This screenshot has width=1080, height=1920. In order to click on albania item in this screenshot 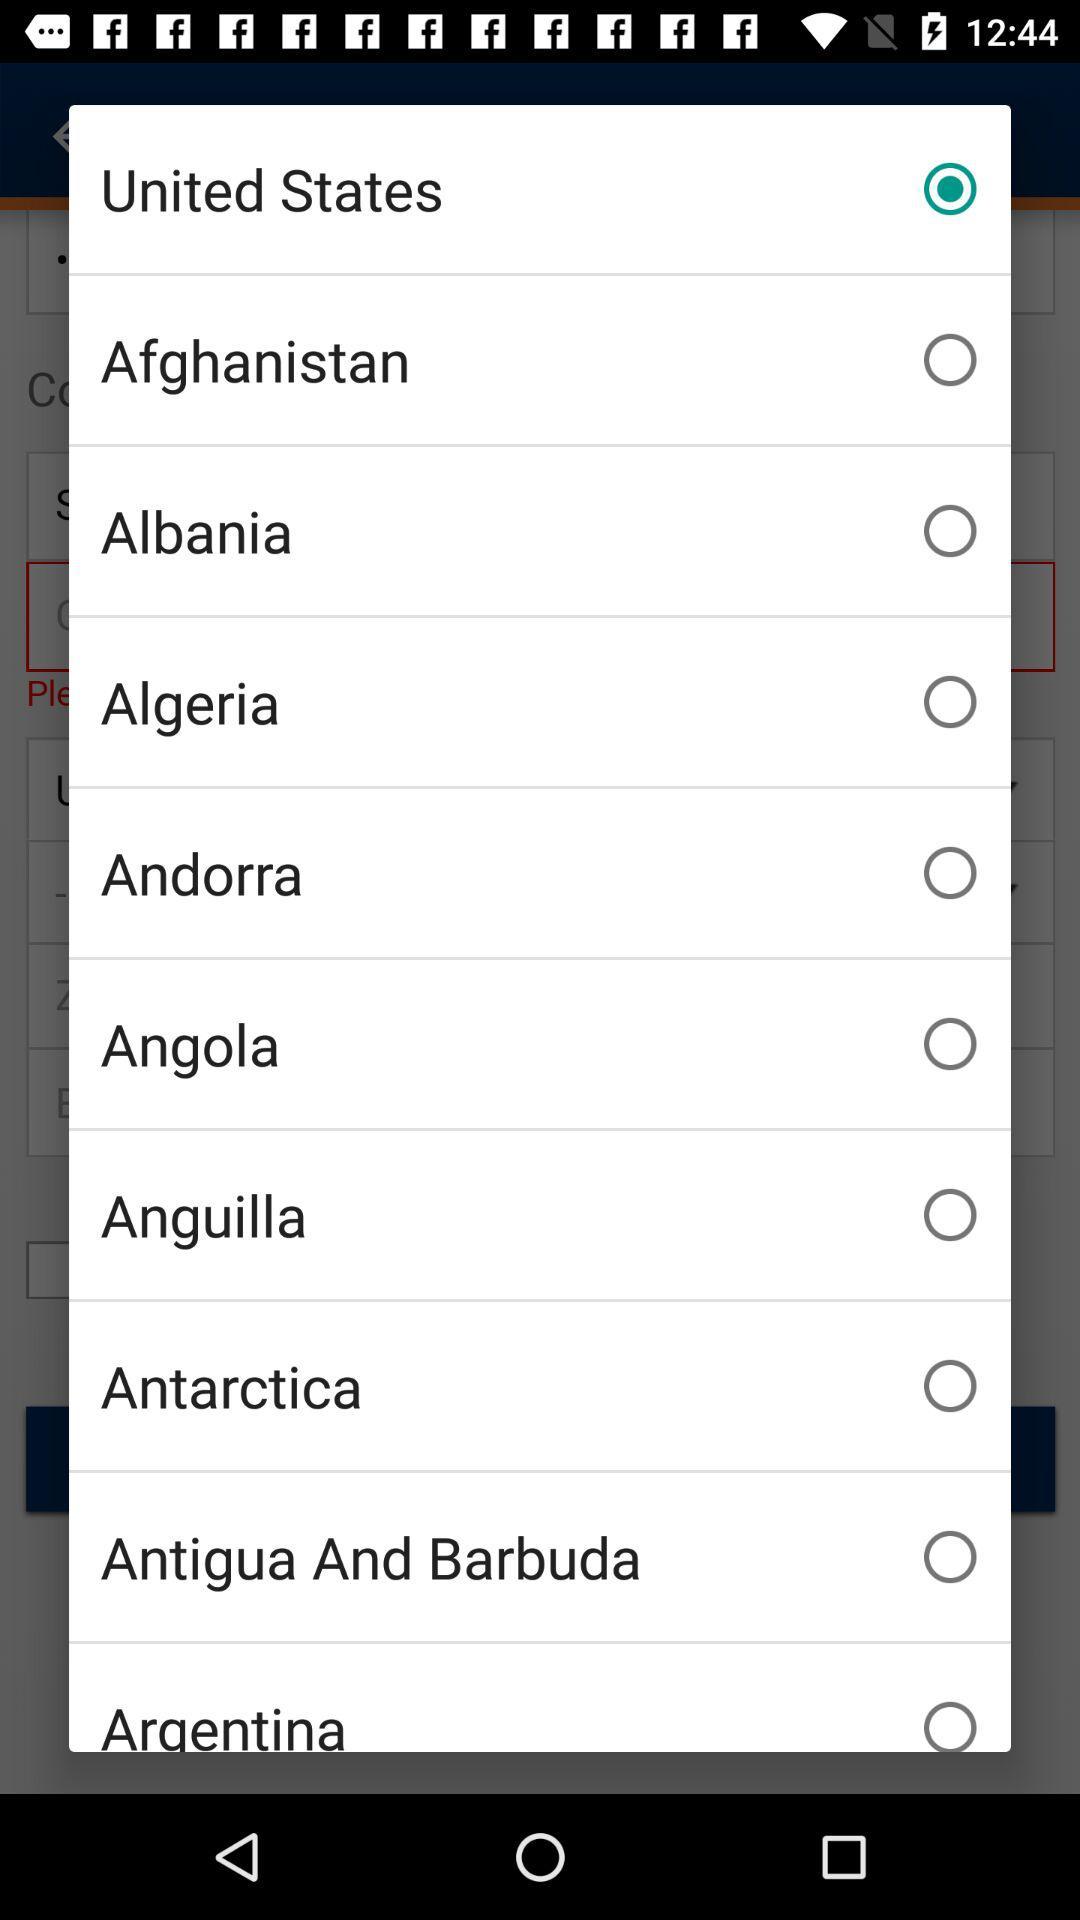, I will do `click(540, 531)`.